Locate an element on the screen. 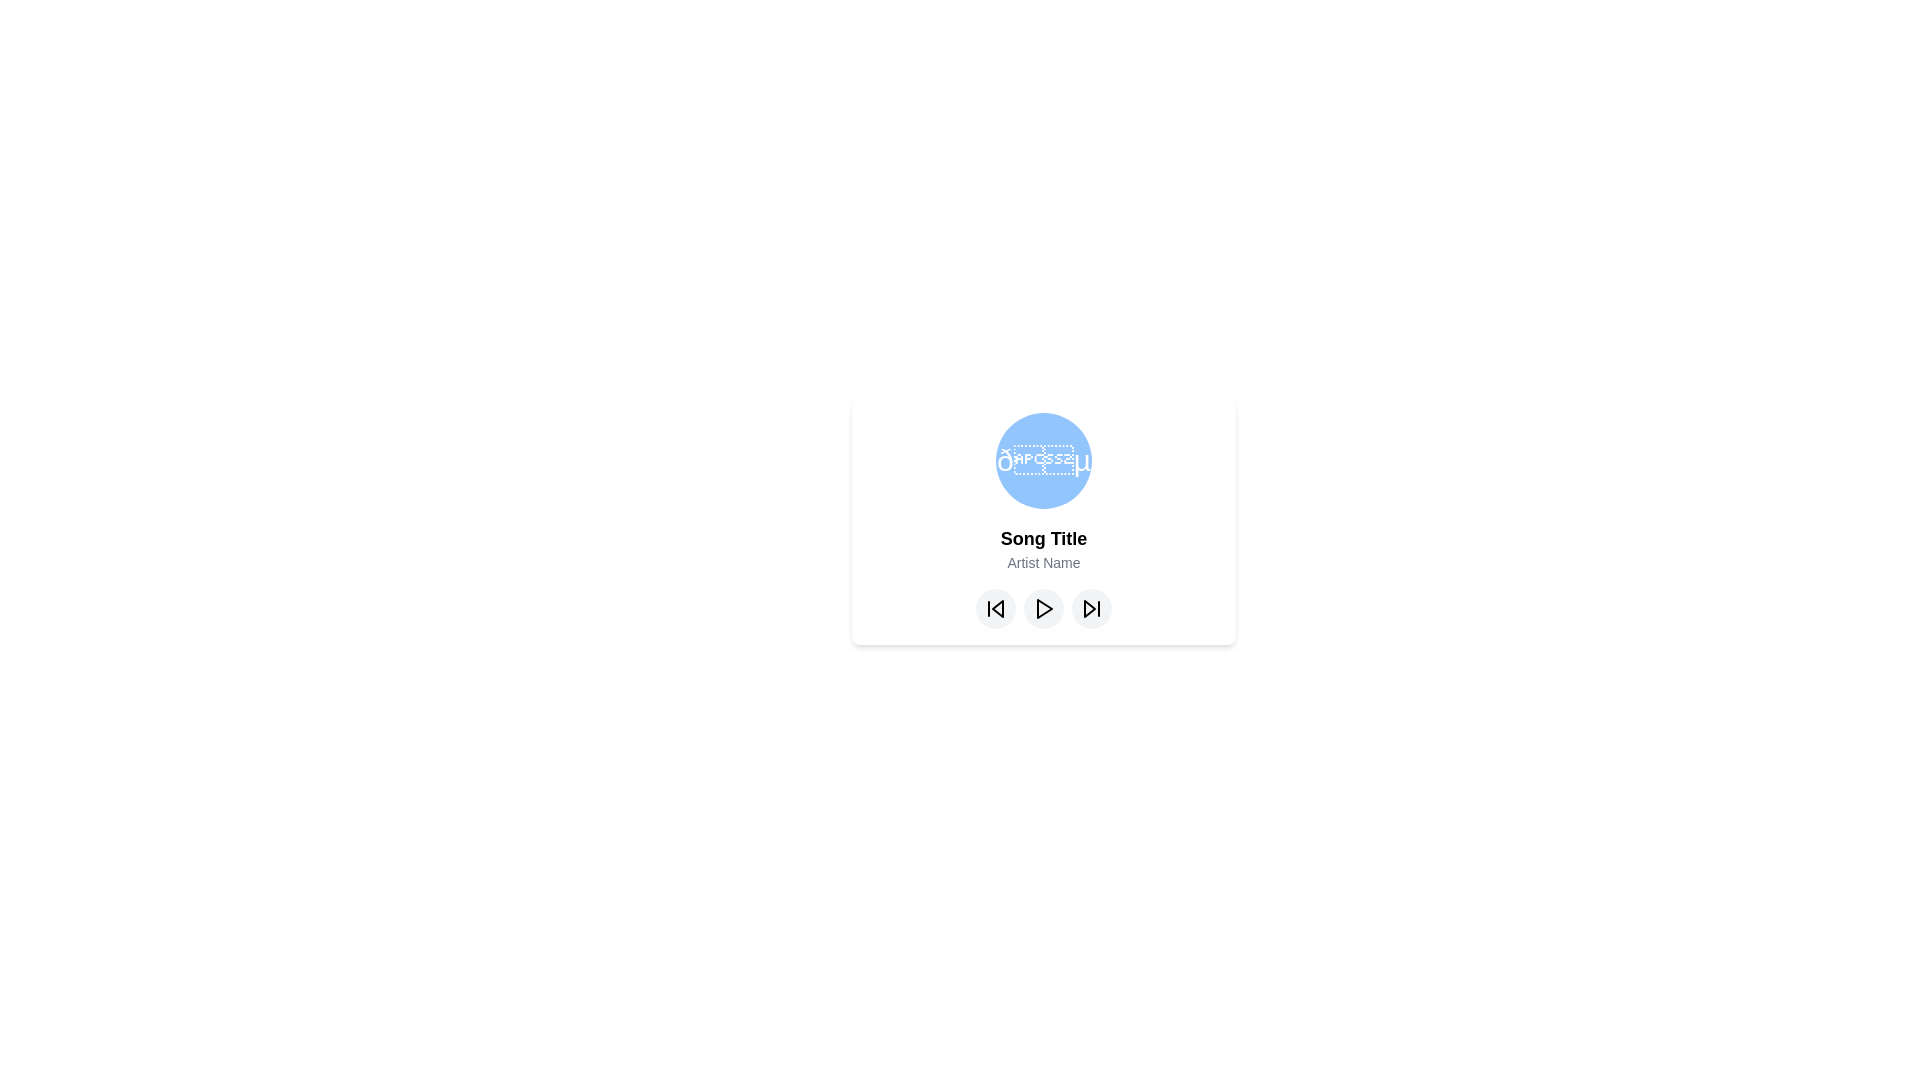  the middle circular button with a black triangular play icon on a white background, located below 'Song Title' and 'Artist Name' is located at coordinates (1042, 608).